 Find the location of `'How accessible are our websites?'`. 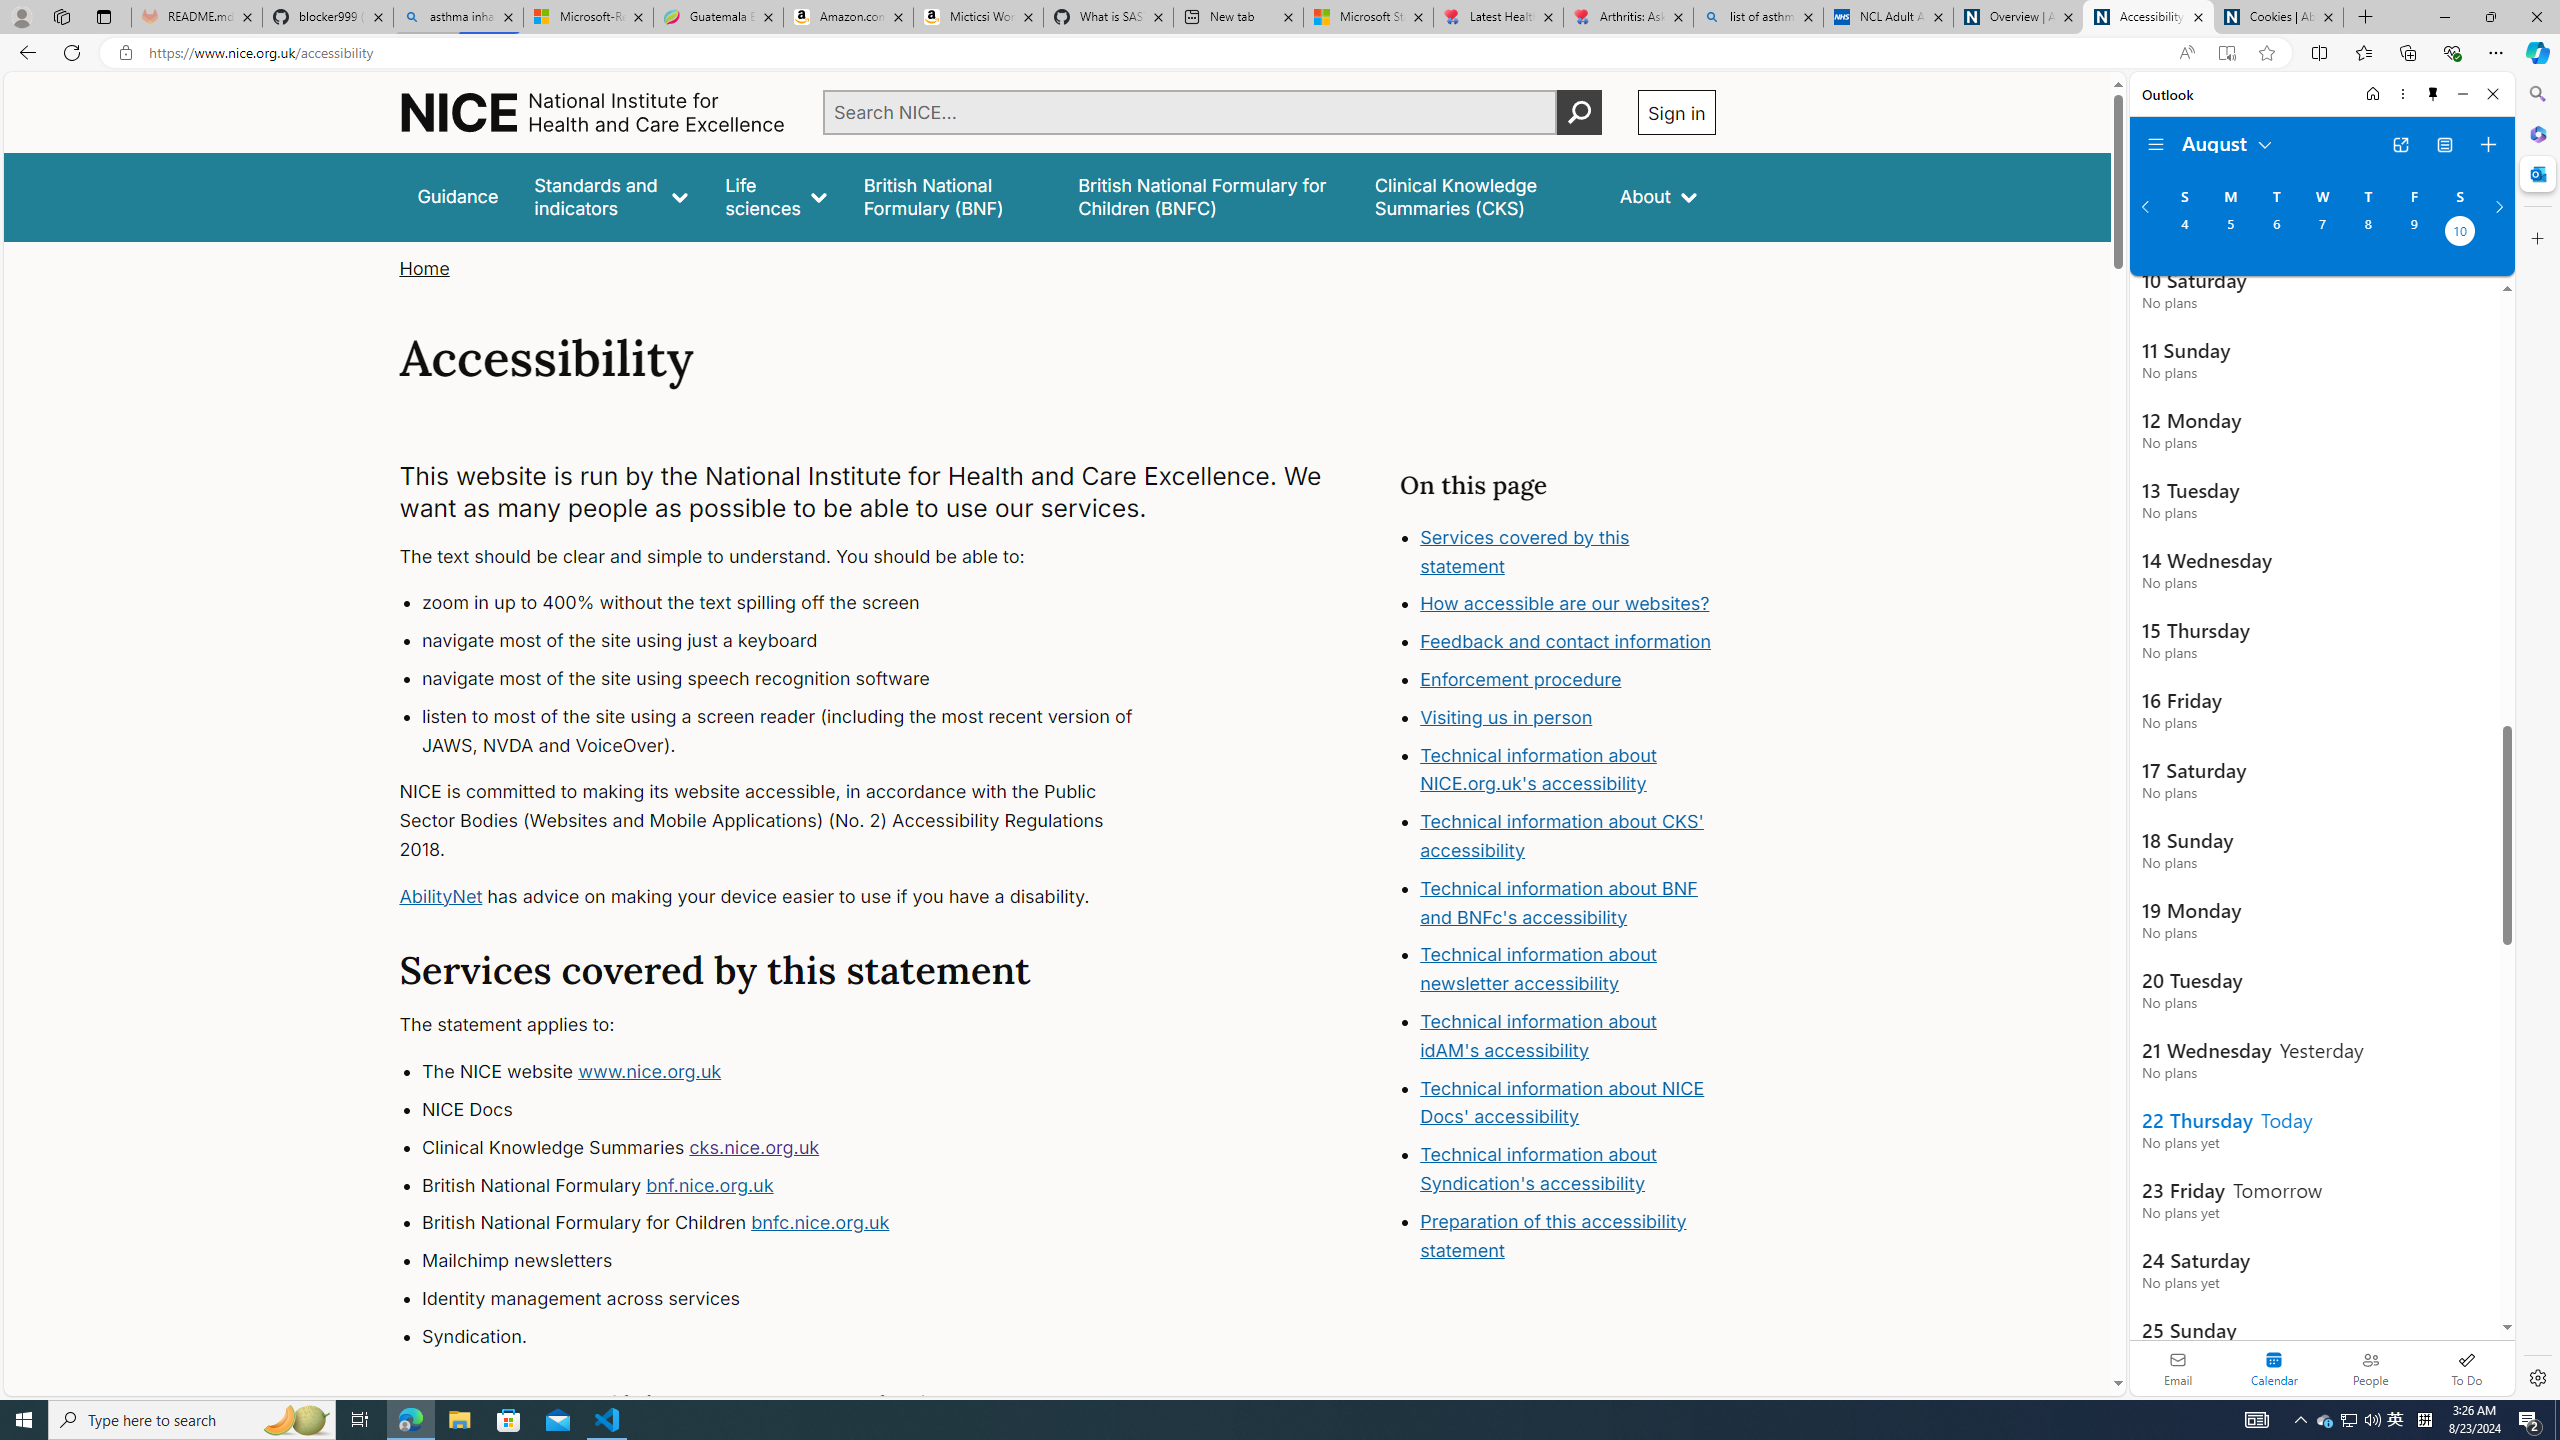

'How accessible are our websites?' is located at coordinates (1565, 604).